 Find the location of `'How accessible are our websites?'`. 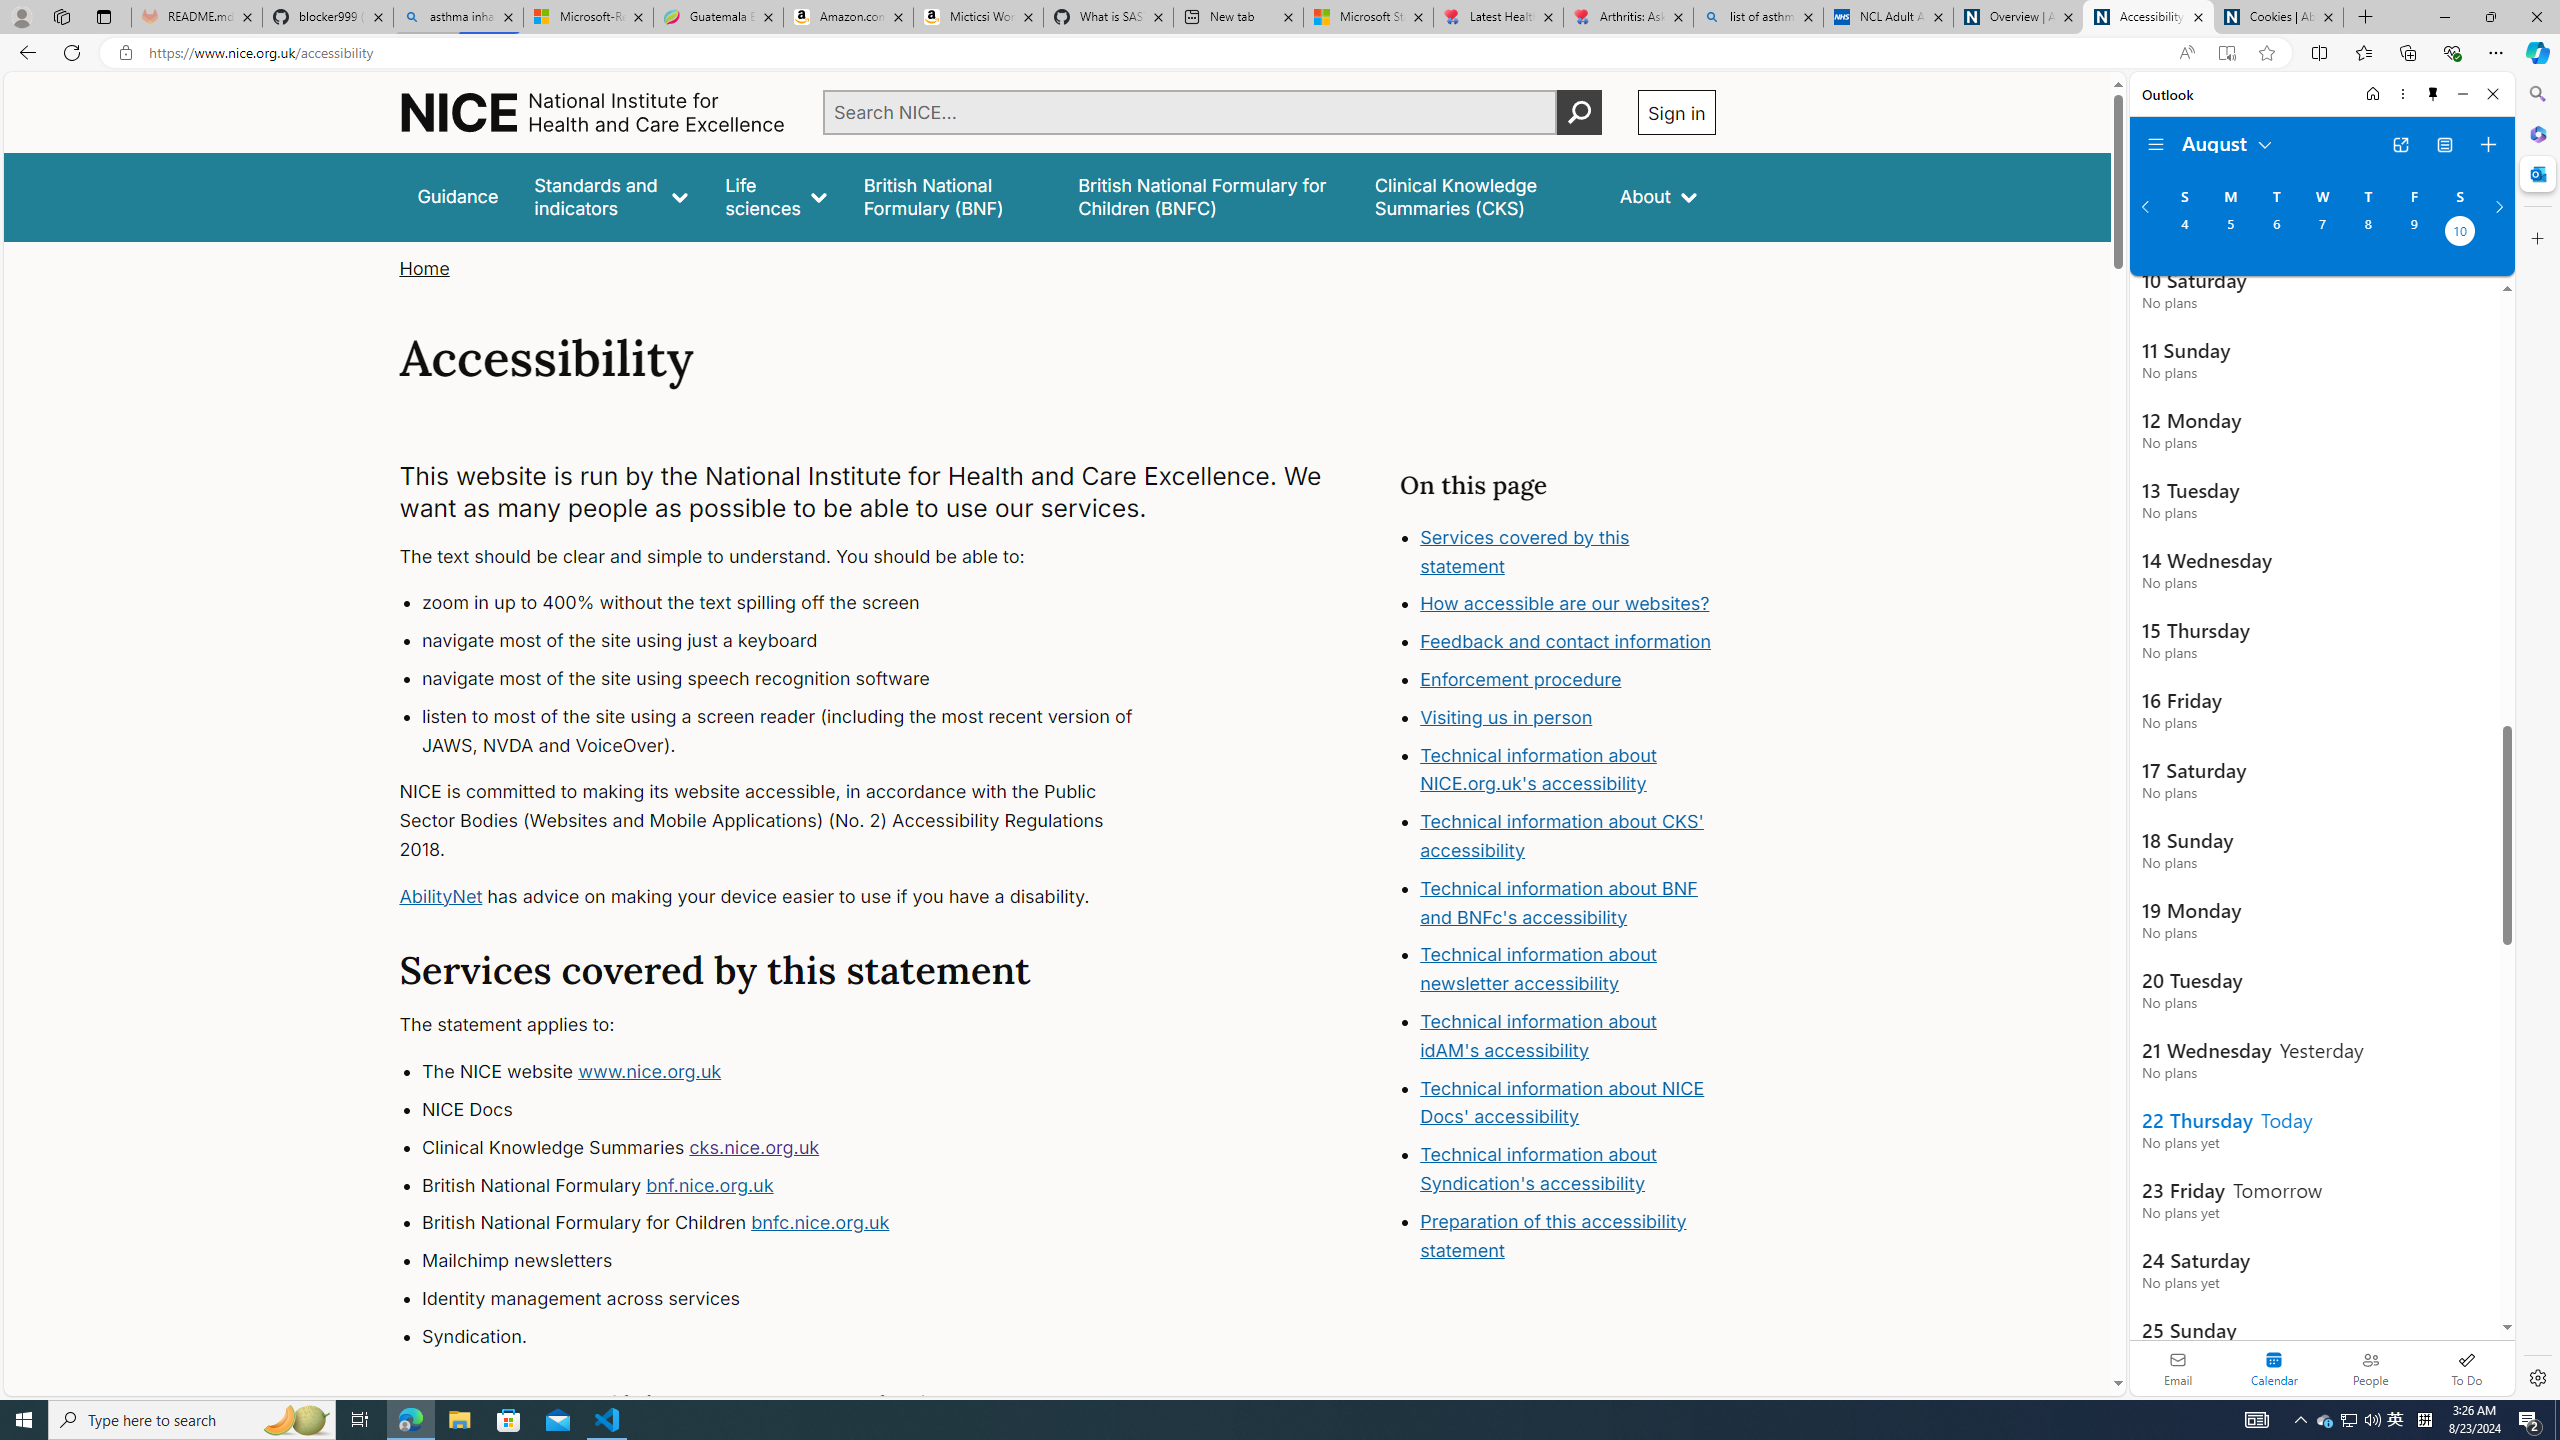

'How accessible are our websites?' is located at coordinates (1565, 604).